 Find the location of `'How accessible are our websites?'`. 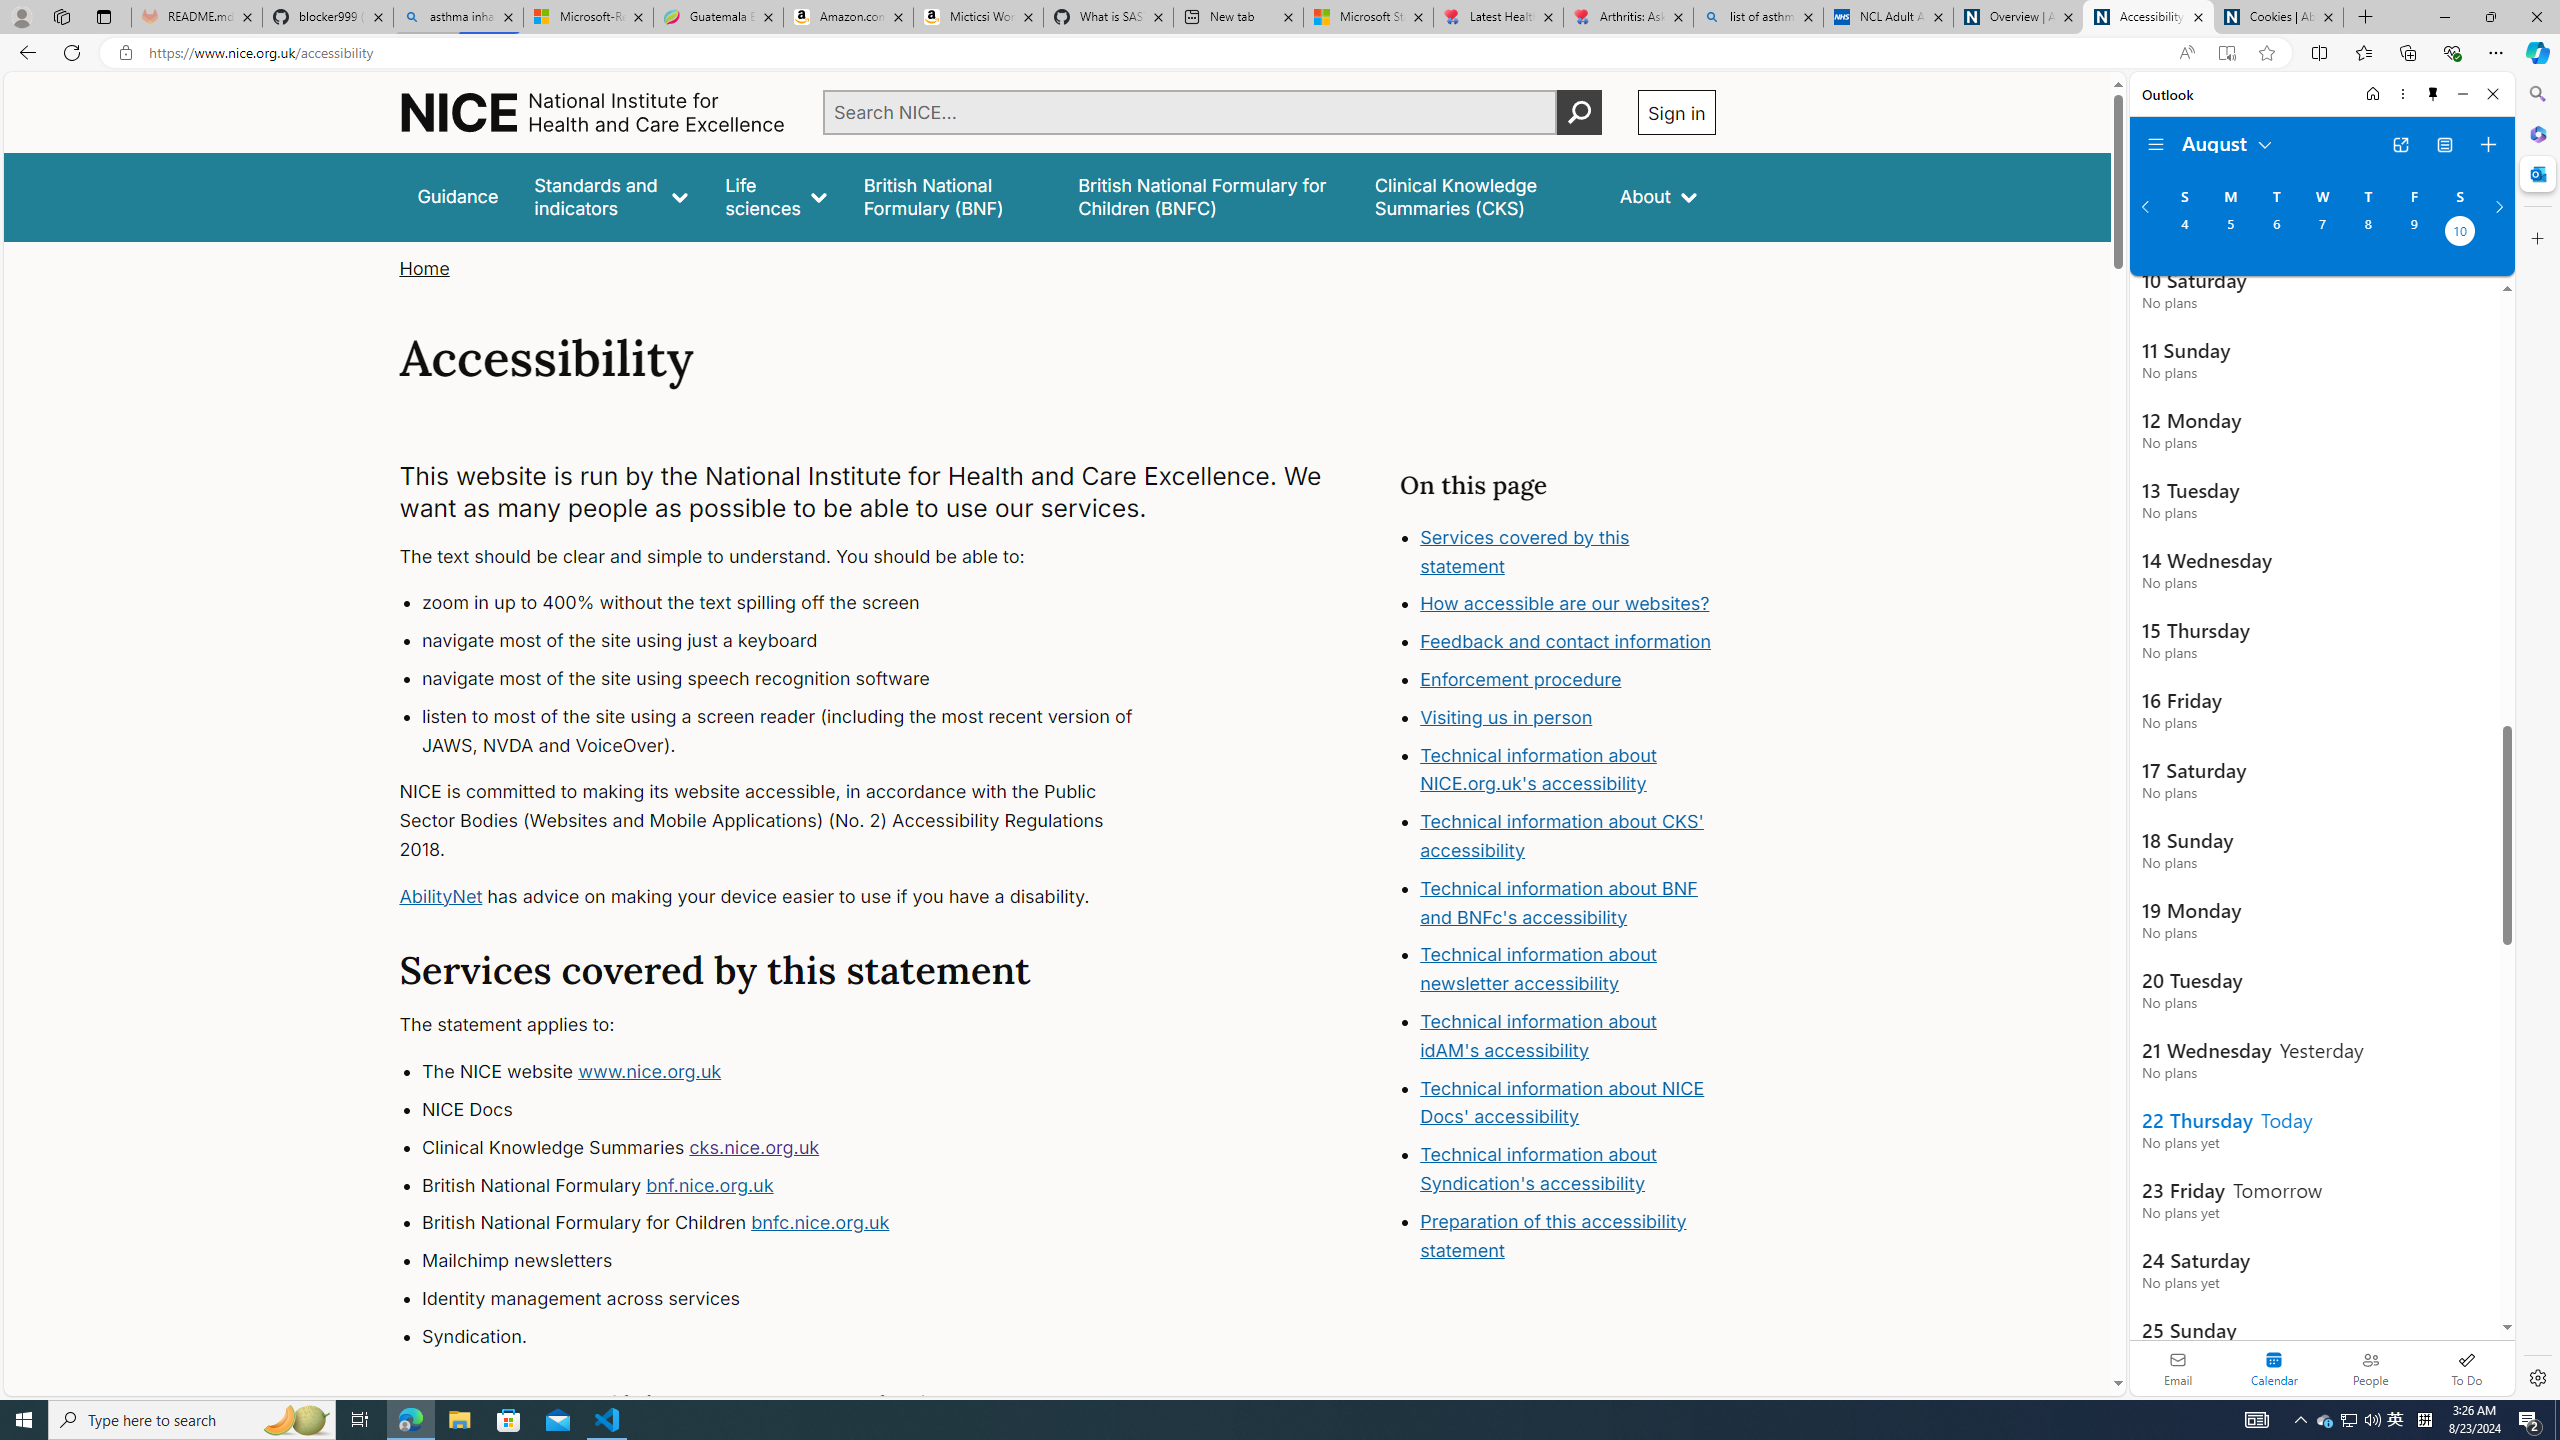

'How accessible are our websites?' is located at coordinates (1565, 604).